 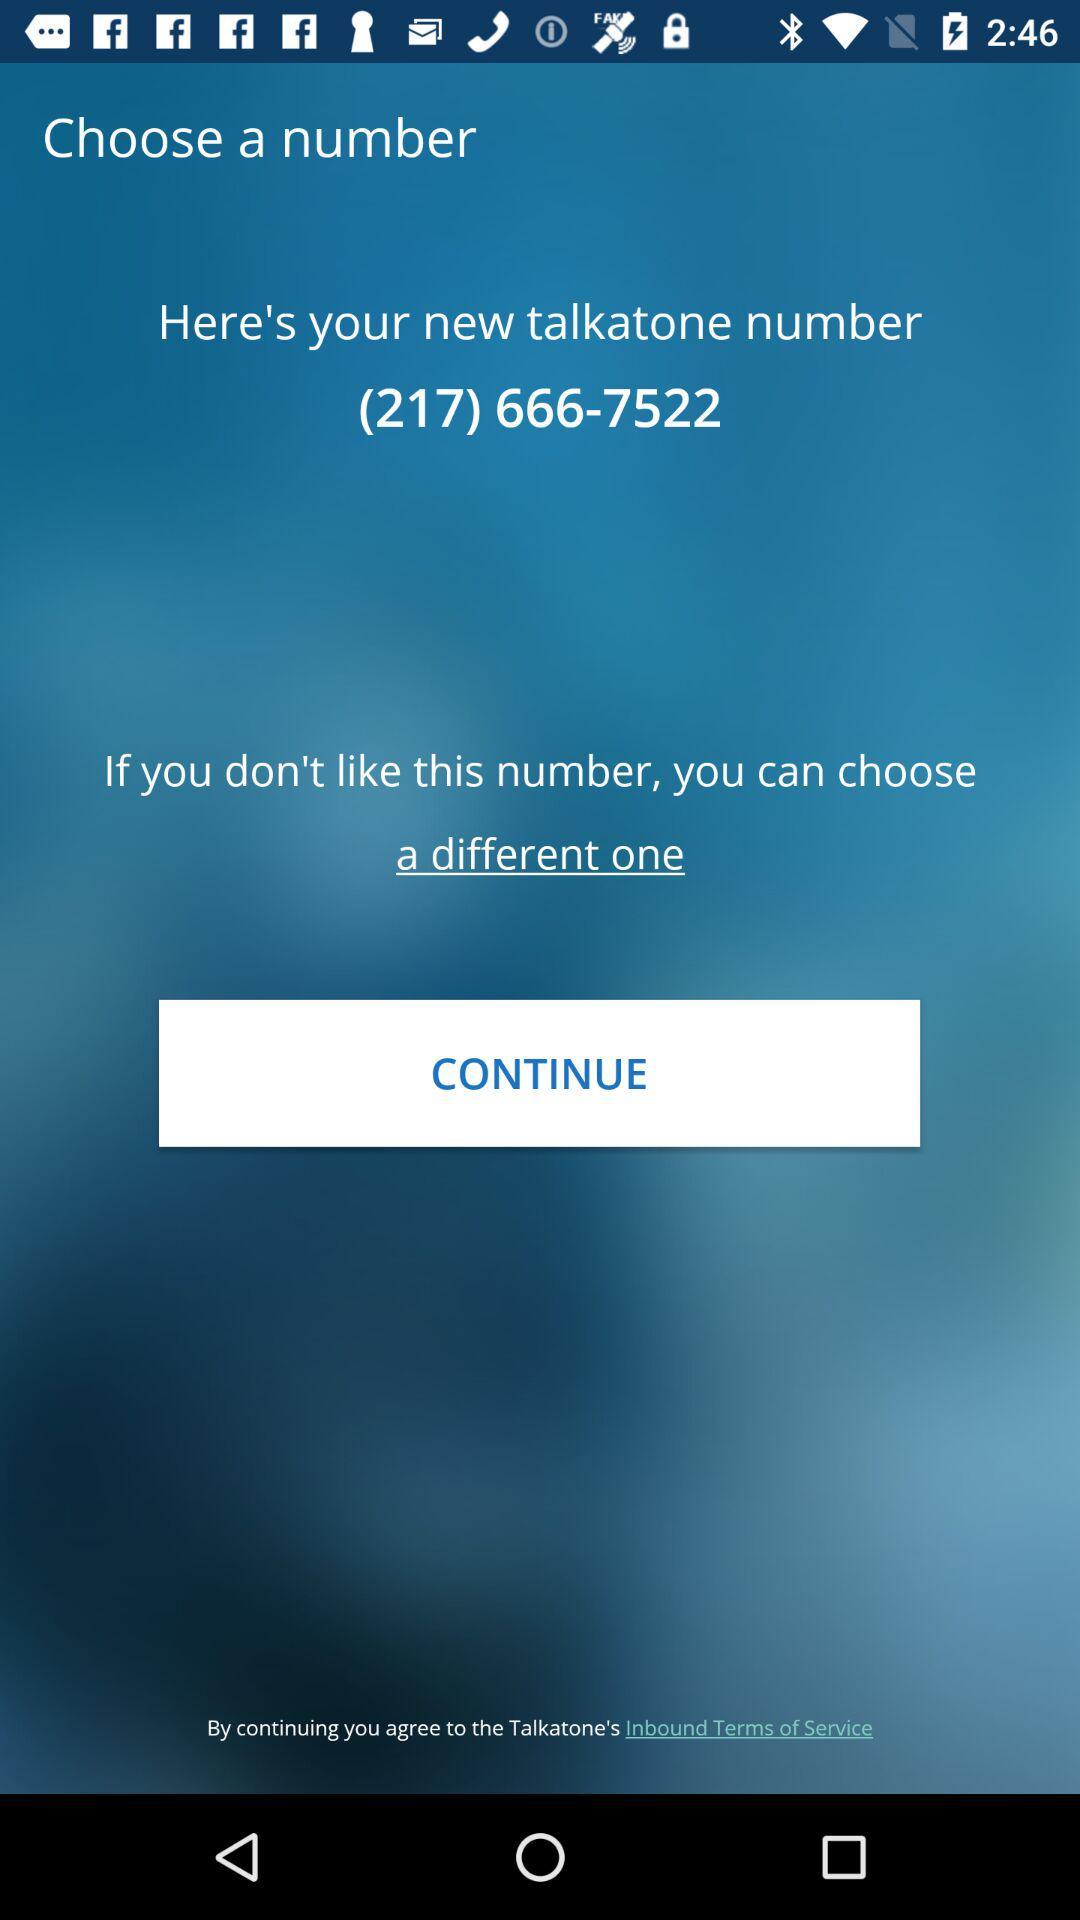 What do you see at coordinates (540, 1726) in the screenshot?
I see `by continuing you icon` at bounding box center [540, 1726].